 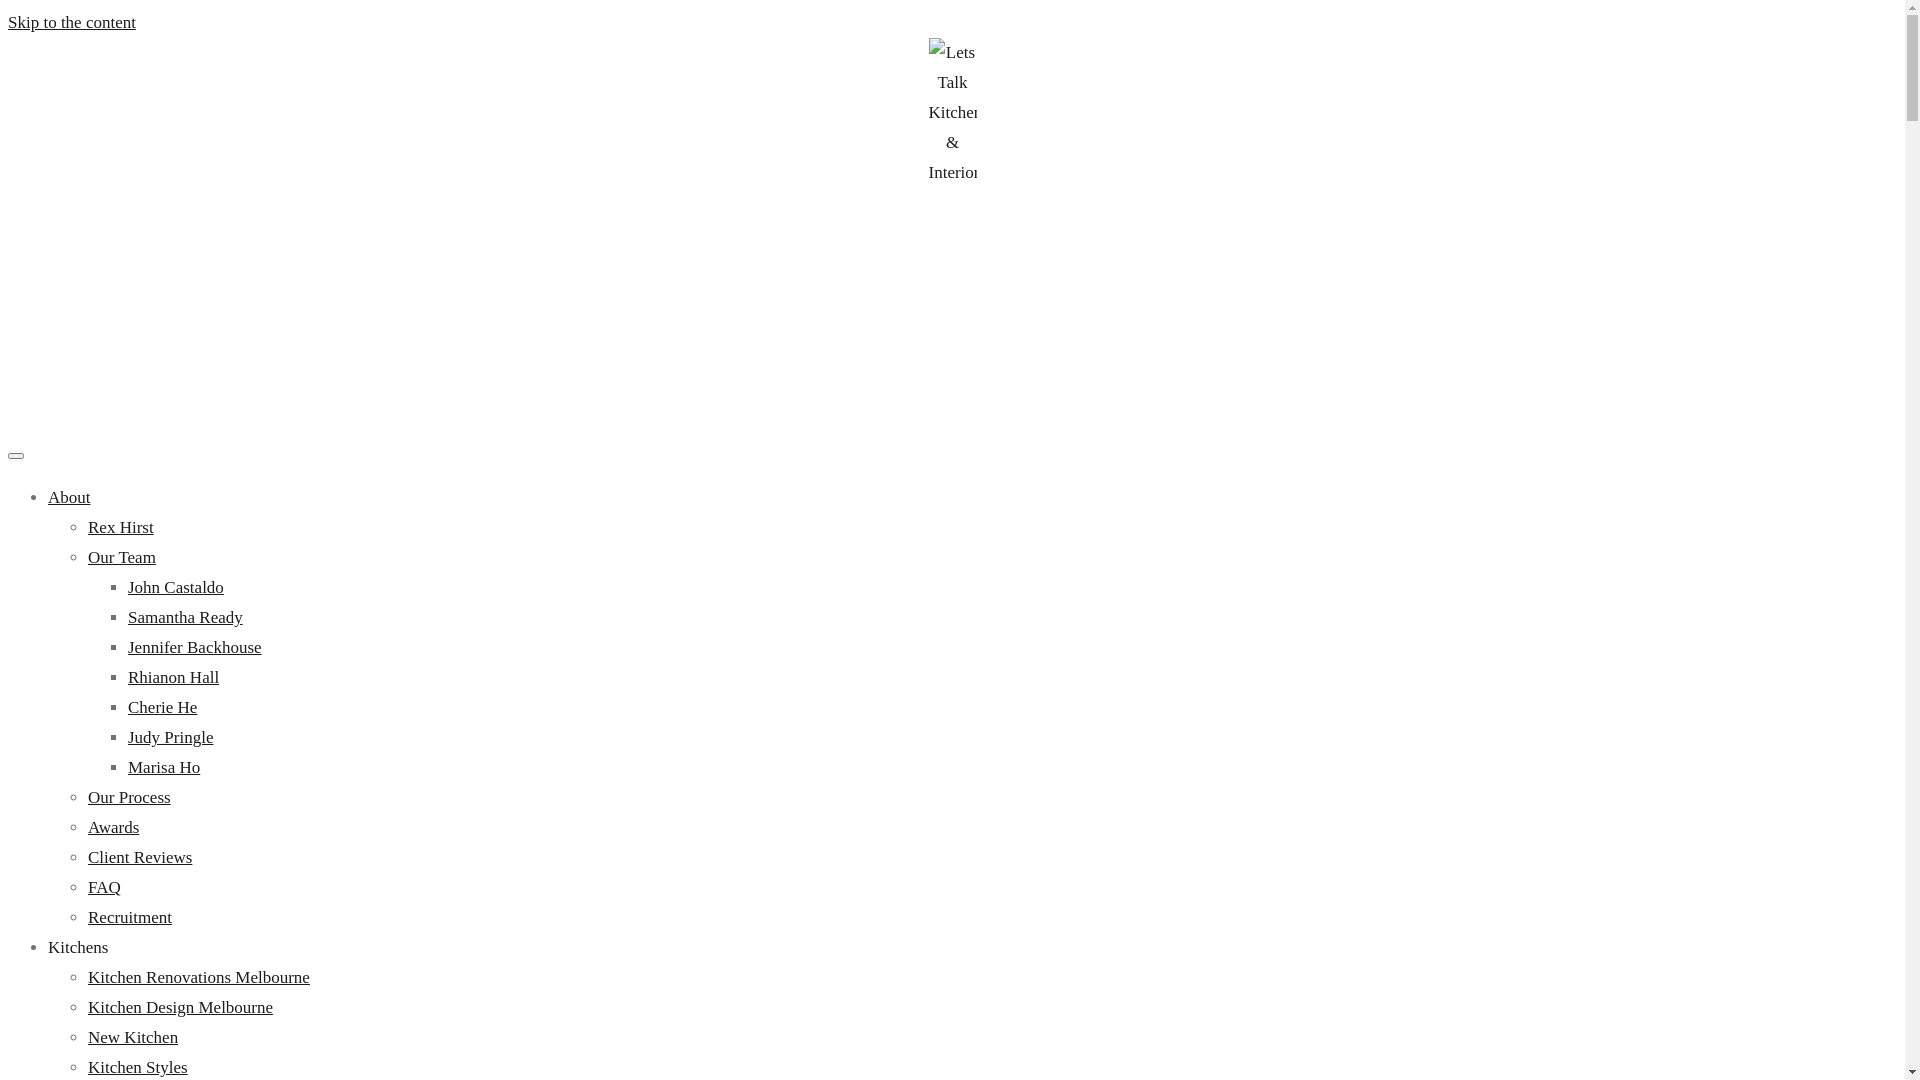 What do you see at coordinates (173, 676) in the screenshot?
I see `'Rhianon Hall'` at bounding box center [173, 676].